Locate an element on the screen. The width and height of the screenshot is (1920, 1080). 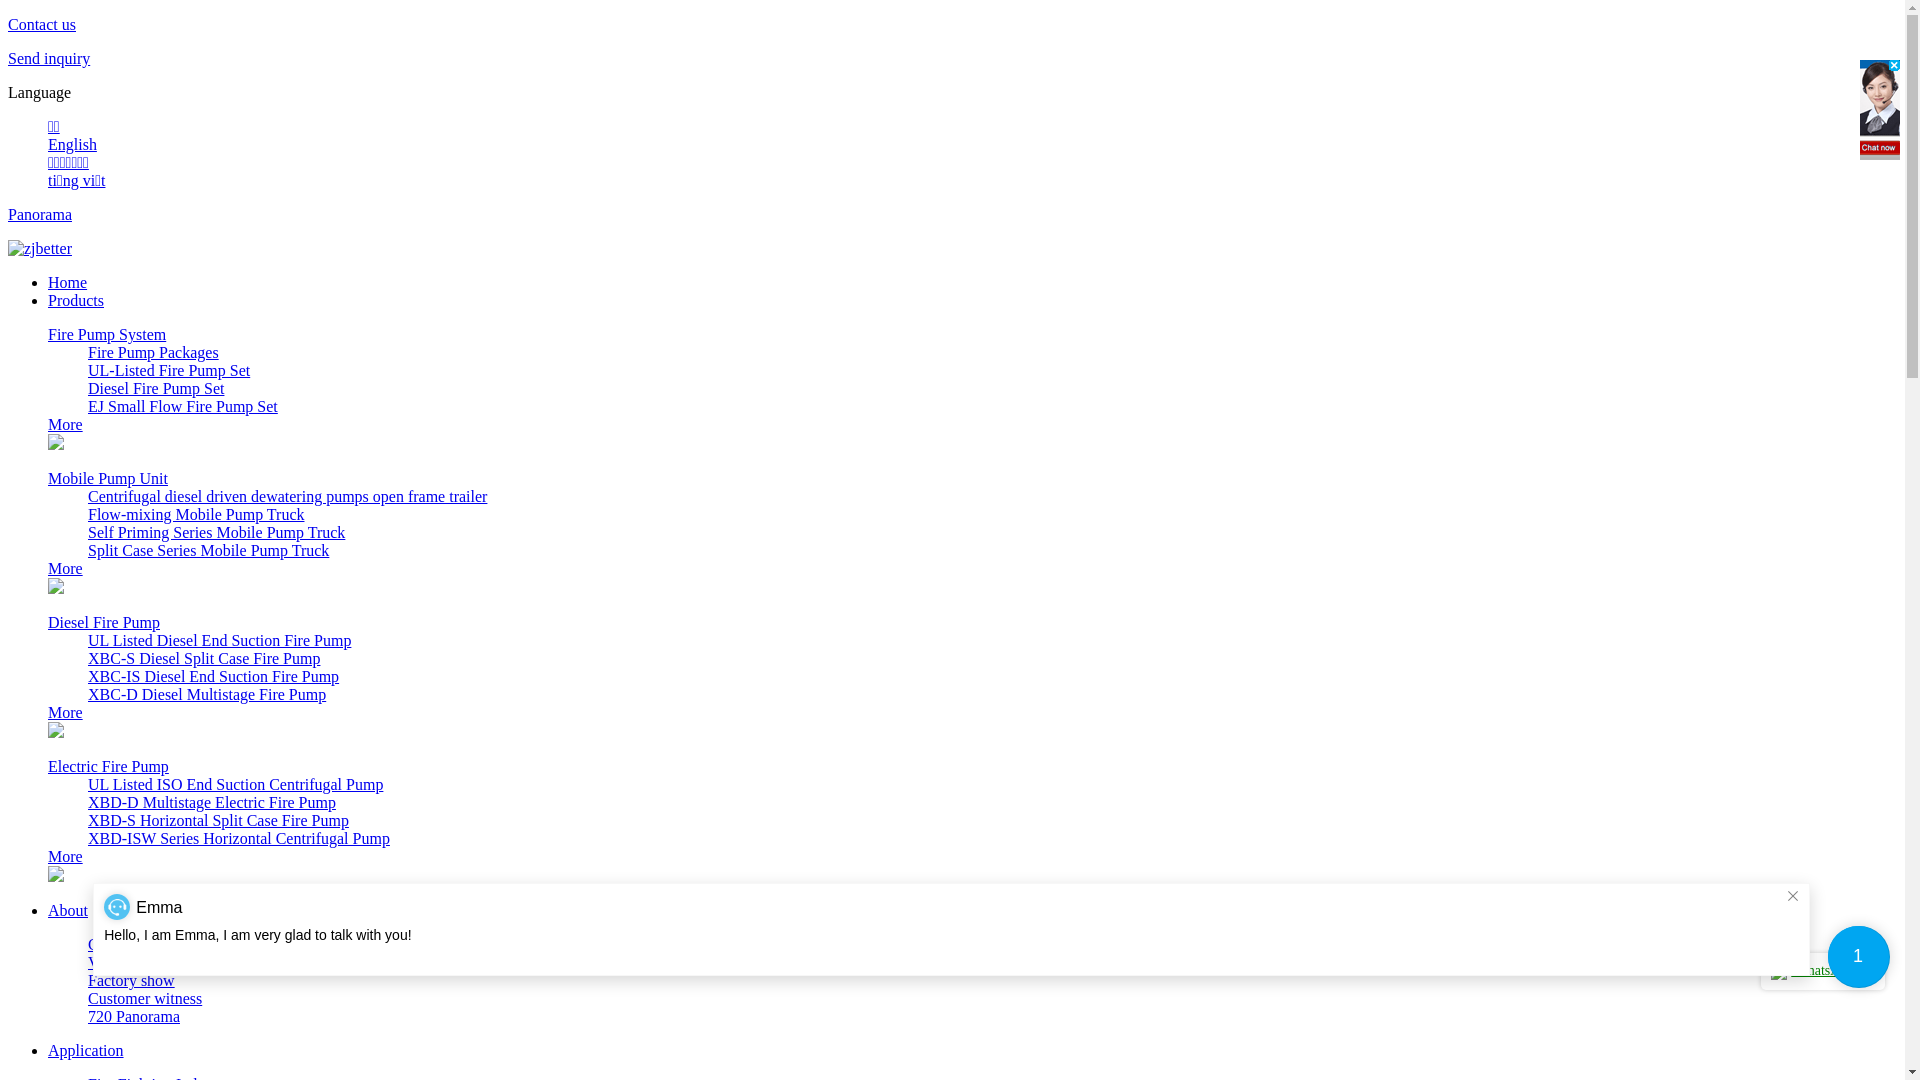
'XBD-S Horizontal Split Case Fire Pump' is located at coordinates (218, 820).